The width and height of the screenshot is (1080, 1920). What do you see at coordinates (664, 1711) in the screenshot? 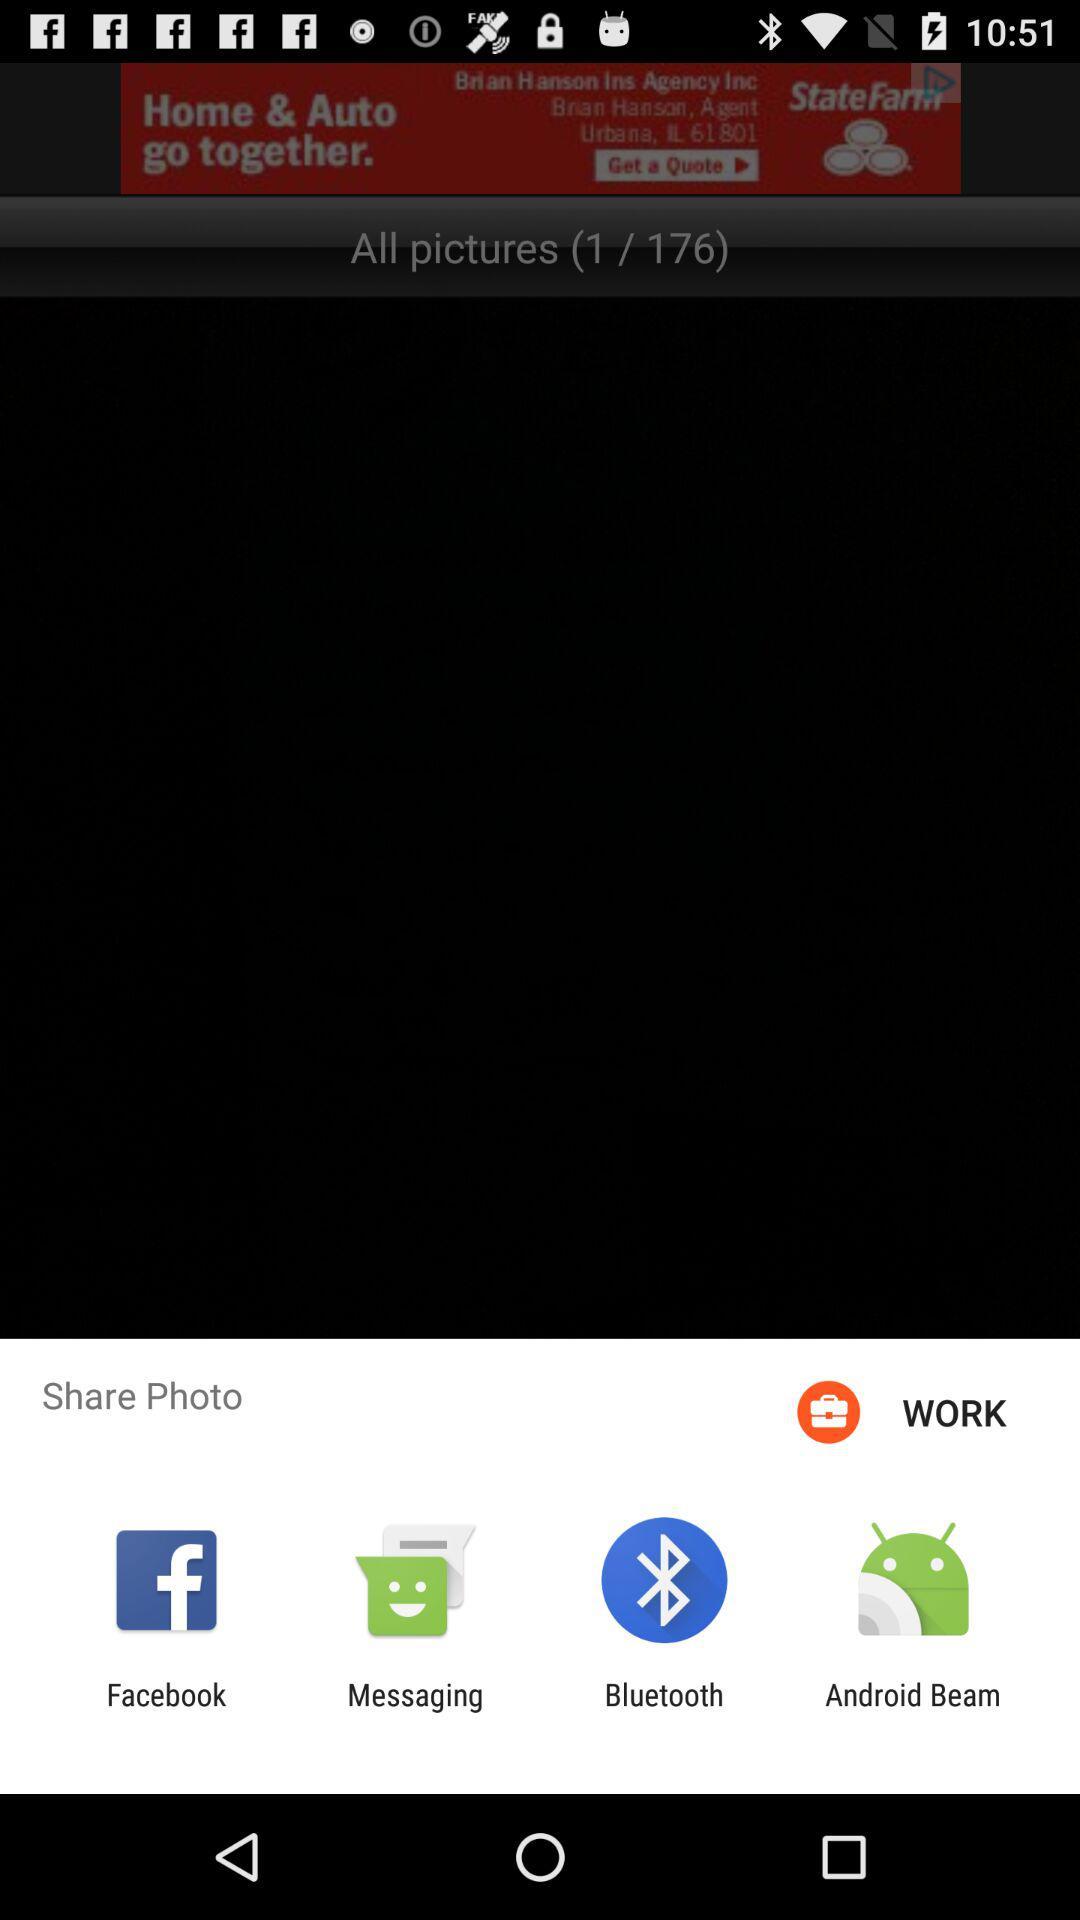
I see `bluetooth app` at bounding box center [664, 1711].